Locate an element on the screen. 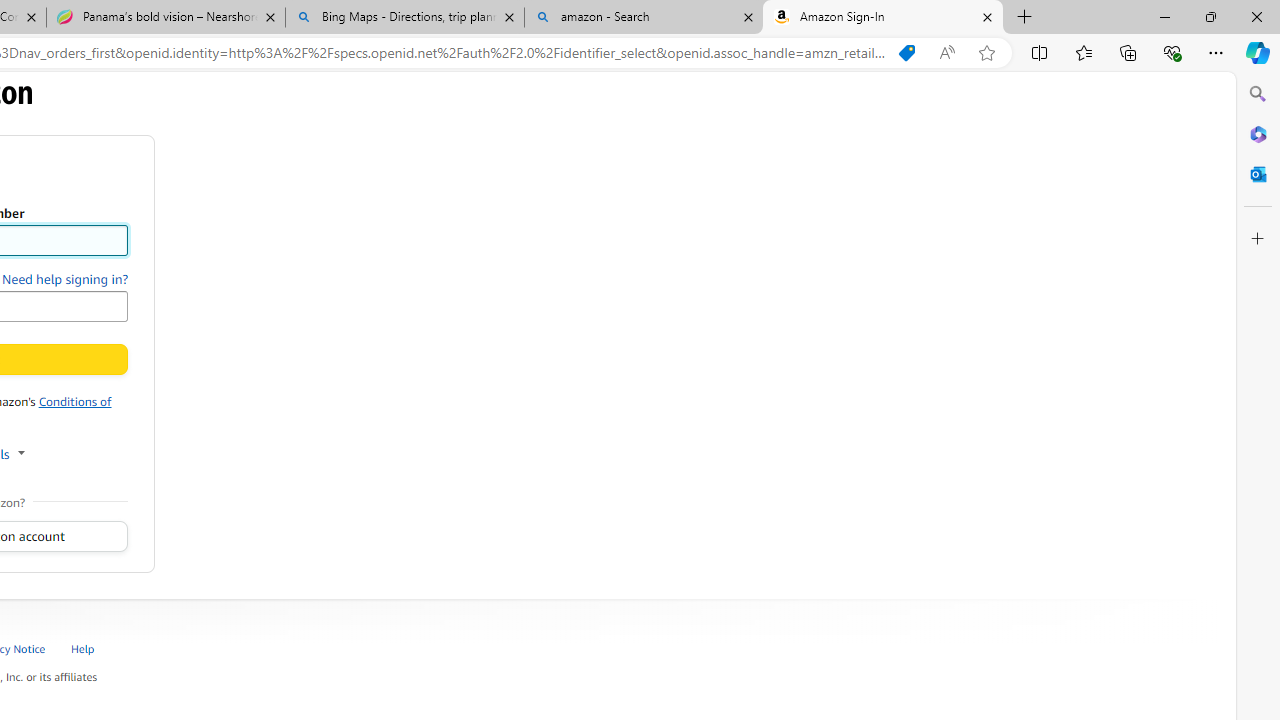 This screenshot has height=720, width=1280. 'Need help signing in?' is located at coordinates (65, 279).